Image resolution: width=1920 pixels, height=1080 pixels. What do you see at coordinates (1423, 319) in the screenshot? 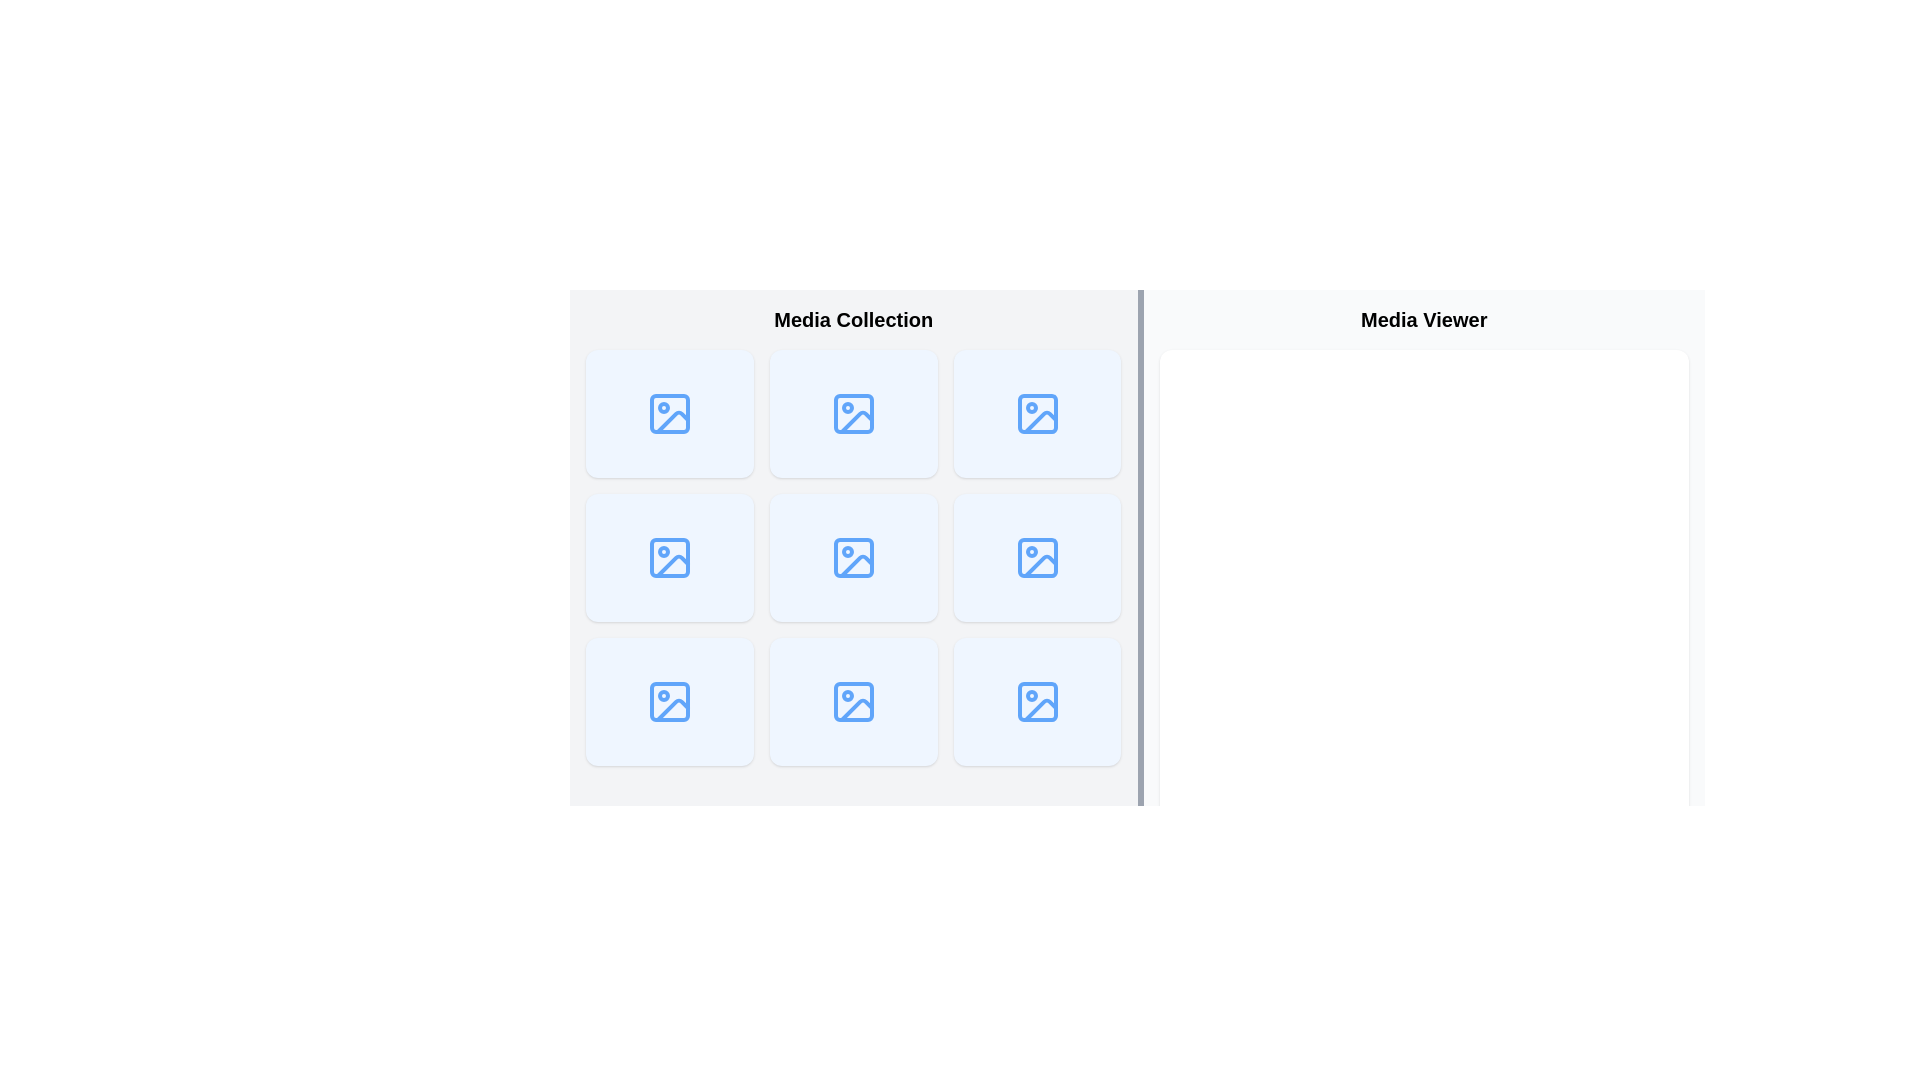
I see `the 'Media Viewer' heading, which is displayed in bold, large black font at the top of the right-hand section of the interface` at bounding box center [1423, 319].